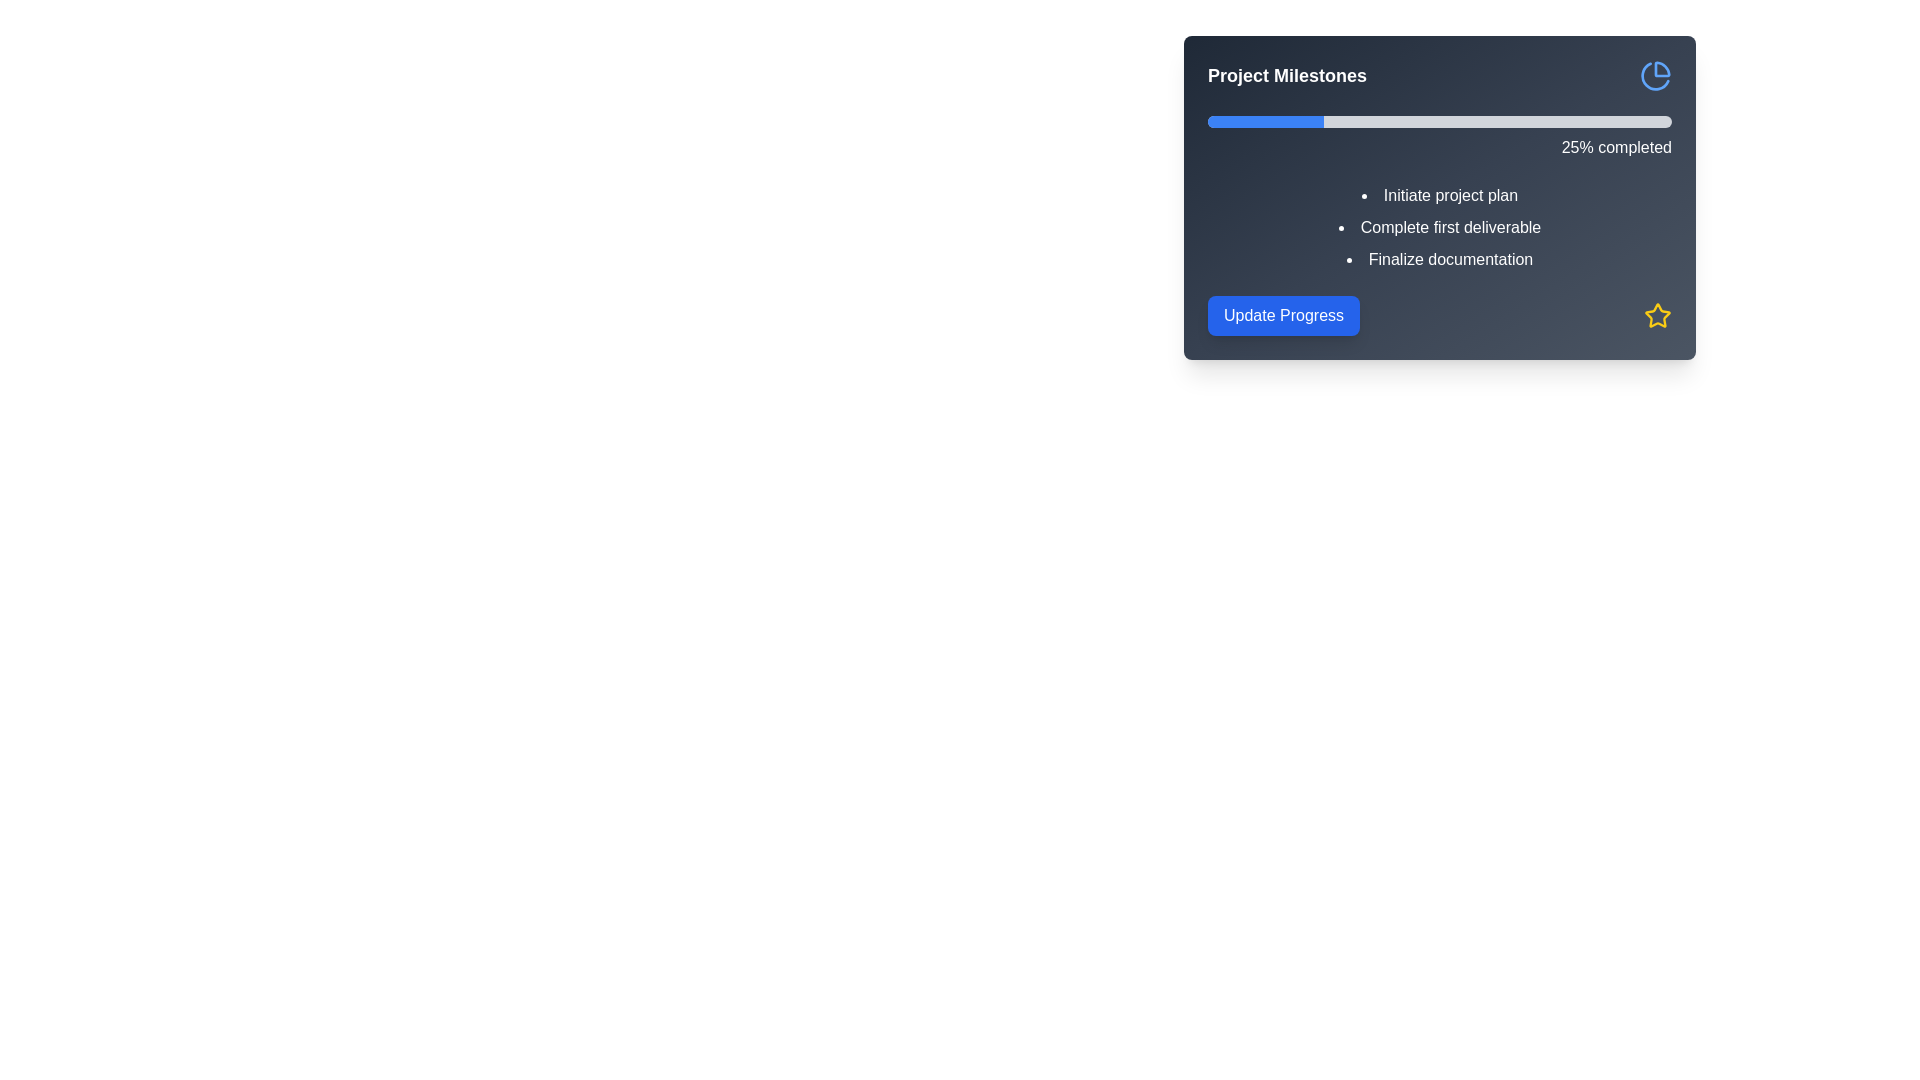  I want to click on the label for the milestone task 'Initiate project plan', which is the first item in the list of project milestones located below the progress bar, so click(1440, 196).